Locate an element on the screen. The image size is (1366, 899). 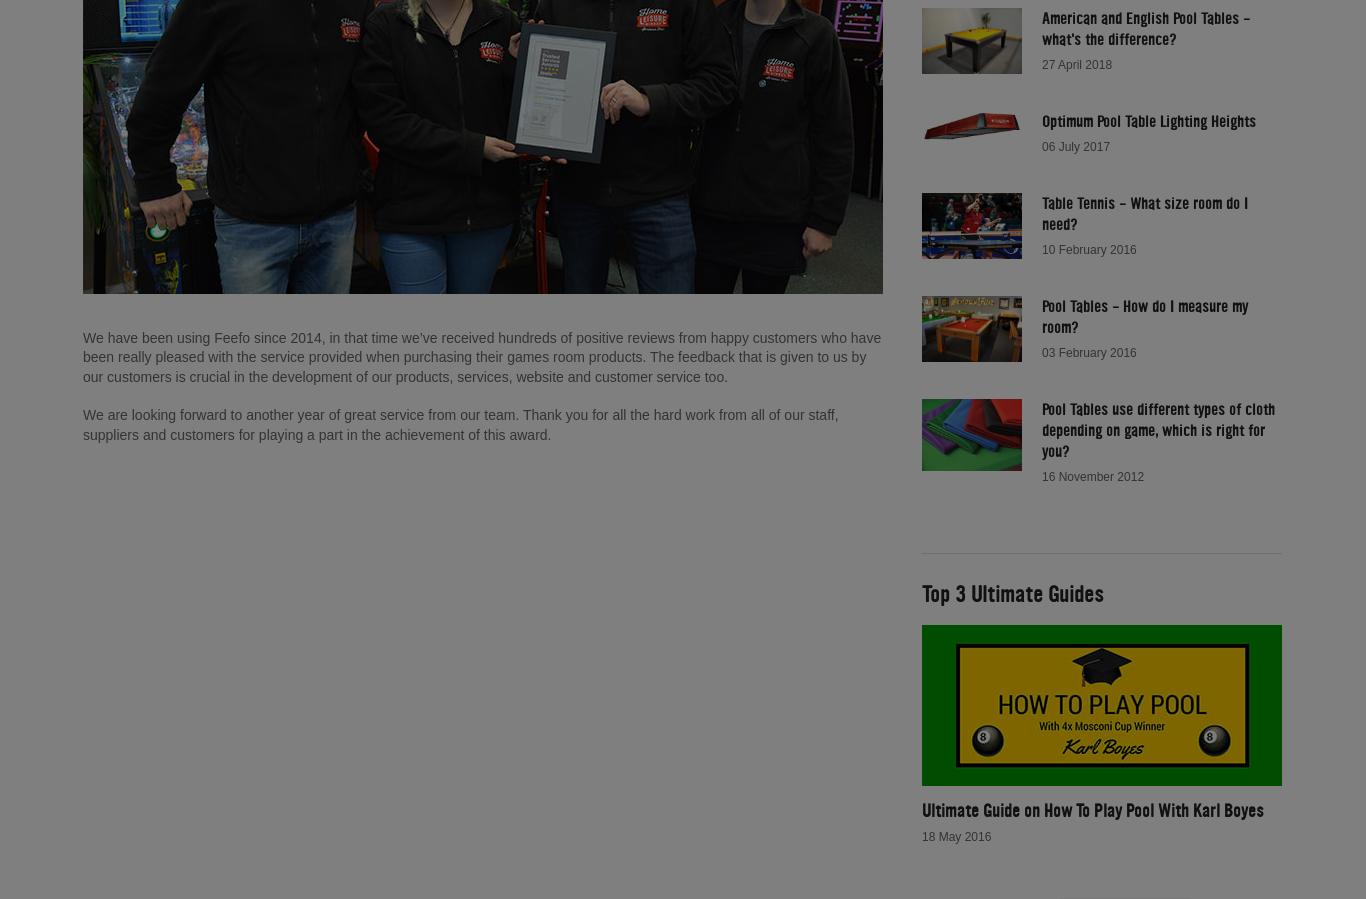
'We have been using Feefo since 2014, in that time we’ve received hundreds of positive reviews from happy customers who have been really pleased with the service provided when purchasing their games room products. The feedback that is given to us by our customers is crucial in the development of our products, services, website and customer service too.' is located at coordinates (482, 355).